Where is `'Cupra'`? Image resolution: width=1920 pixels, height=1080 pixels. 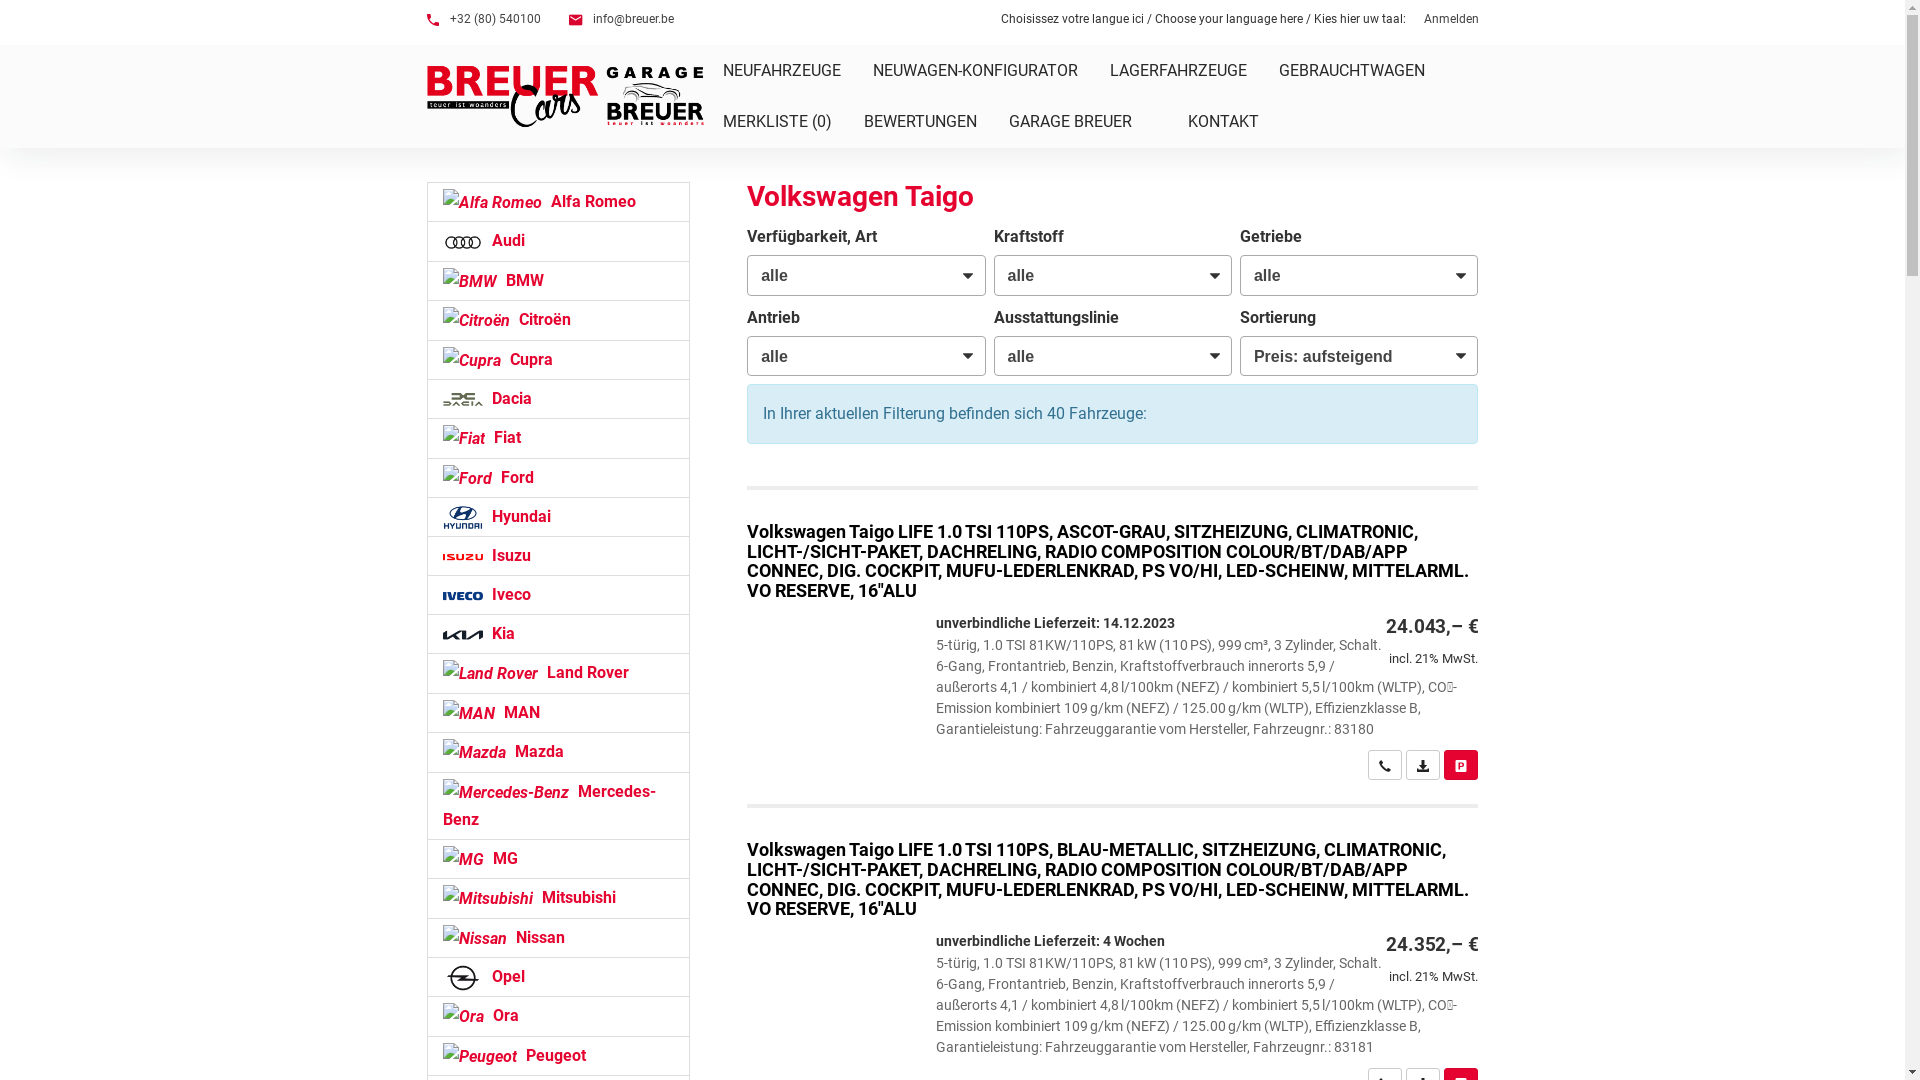
'Cupra' is located at coordinates (425, 358).